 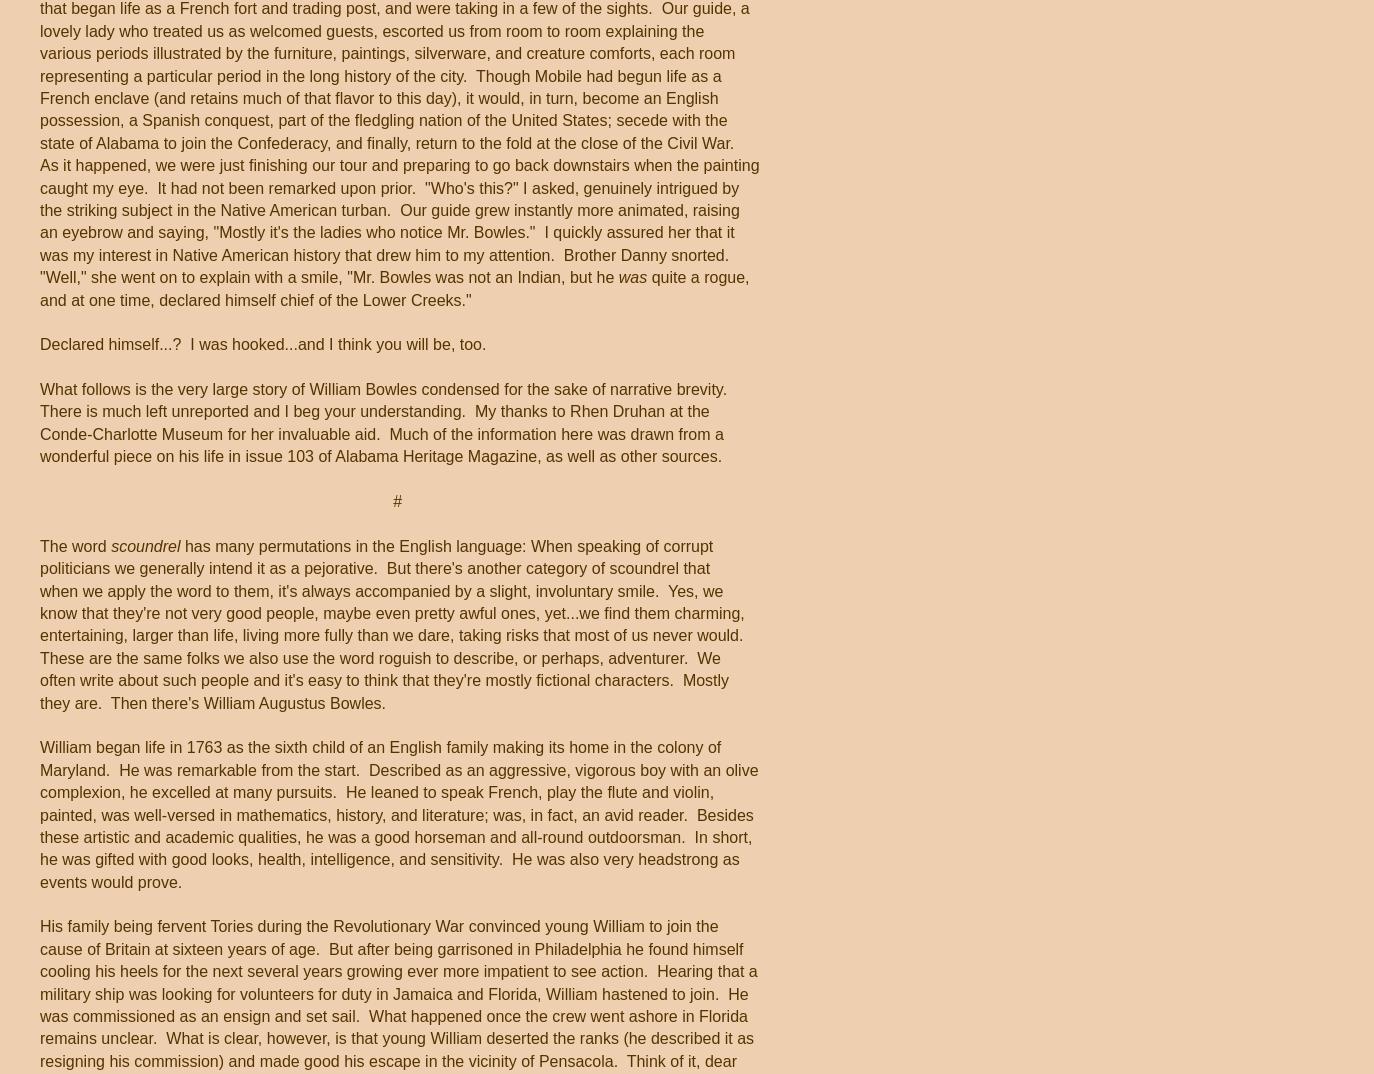 What do you see at coordinates (74, 544) in the screenshot?
I see `'The word'` at bounding box center [74, 544].